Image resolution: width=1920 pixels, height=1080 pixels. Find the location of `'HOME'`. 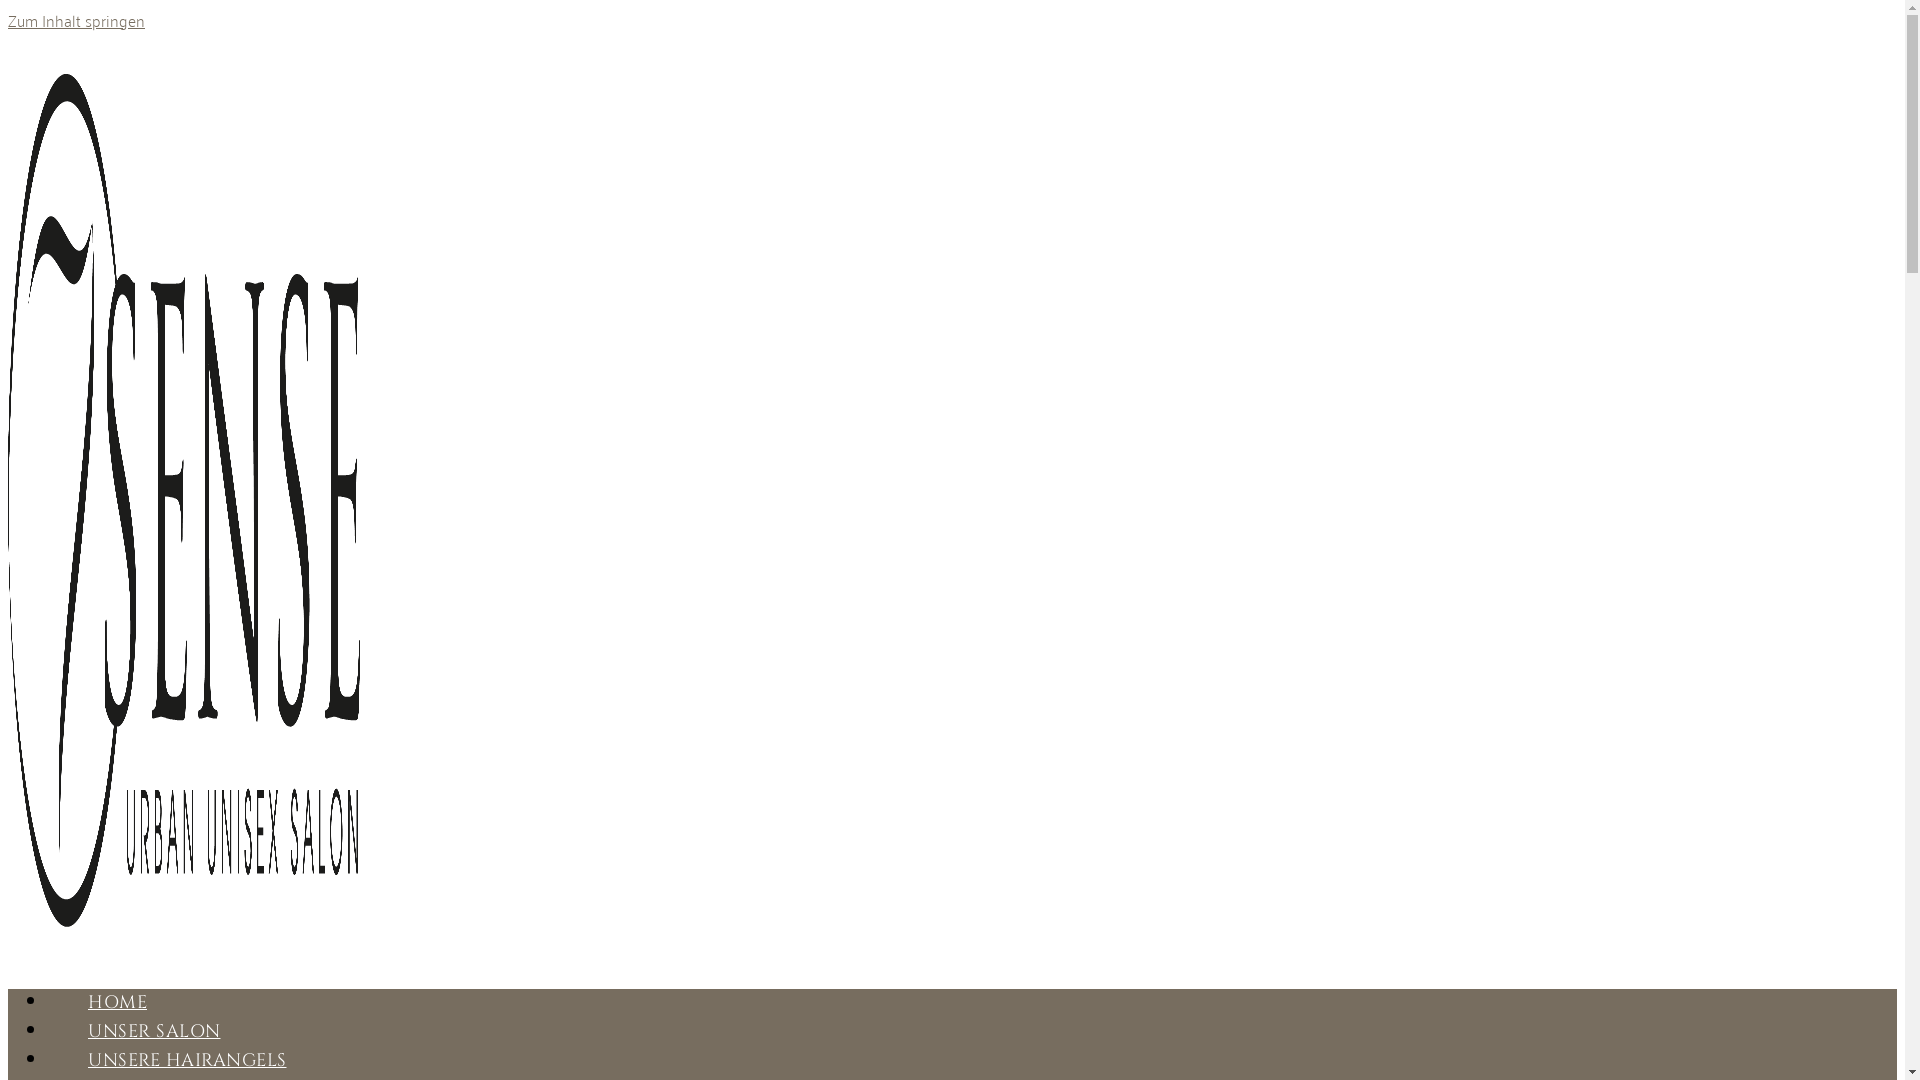

'HOME' is located at coordinates (116, 1002).